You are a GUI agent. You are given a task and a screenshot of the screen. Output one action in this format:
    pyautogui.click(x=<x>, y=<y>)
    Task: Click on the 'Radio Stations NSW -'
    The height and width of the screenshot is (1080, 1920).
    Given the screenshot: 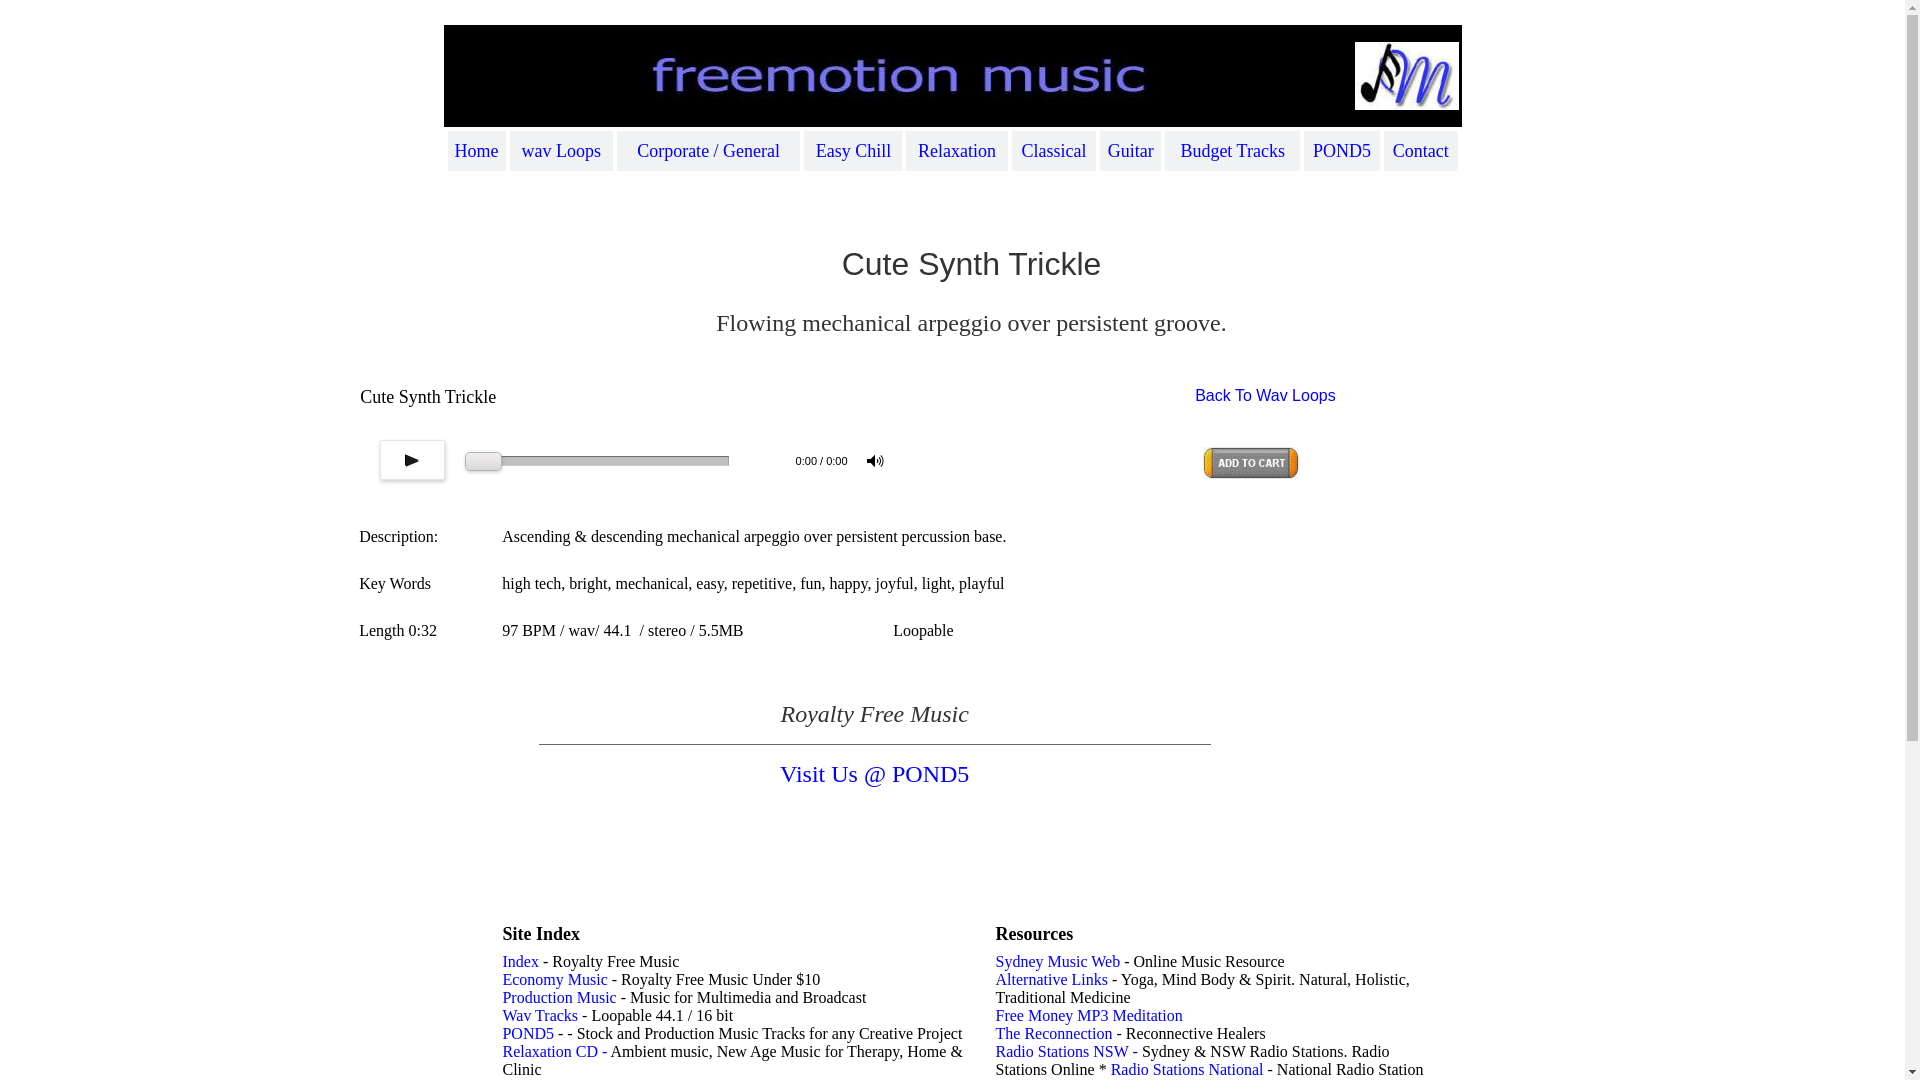 What is the action you would take?
    pyautogui.click(x=1068, y=1050)
    